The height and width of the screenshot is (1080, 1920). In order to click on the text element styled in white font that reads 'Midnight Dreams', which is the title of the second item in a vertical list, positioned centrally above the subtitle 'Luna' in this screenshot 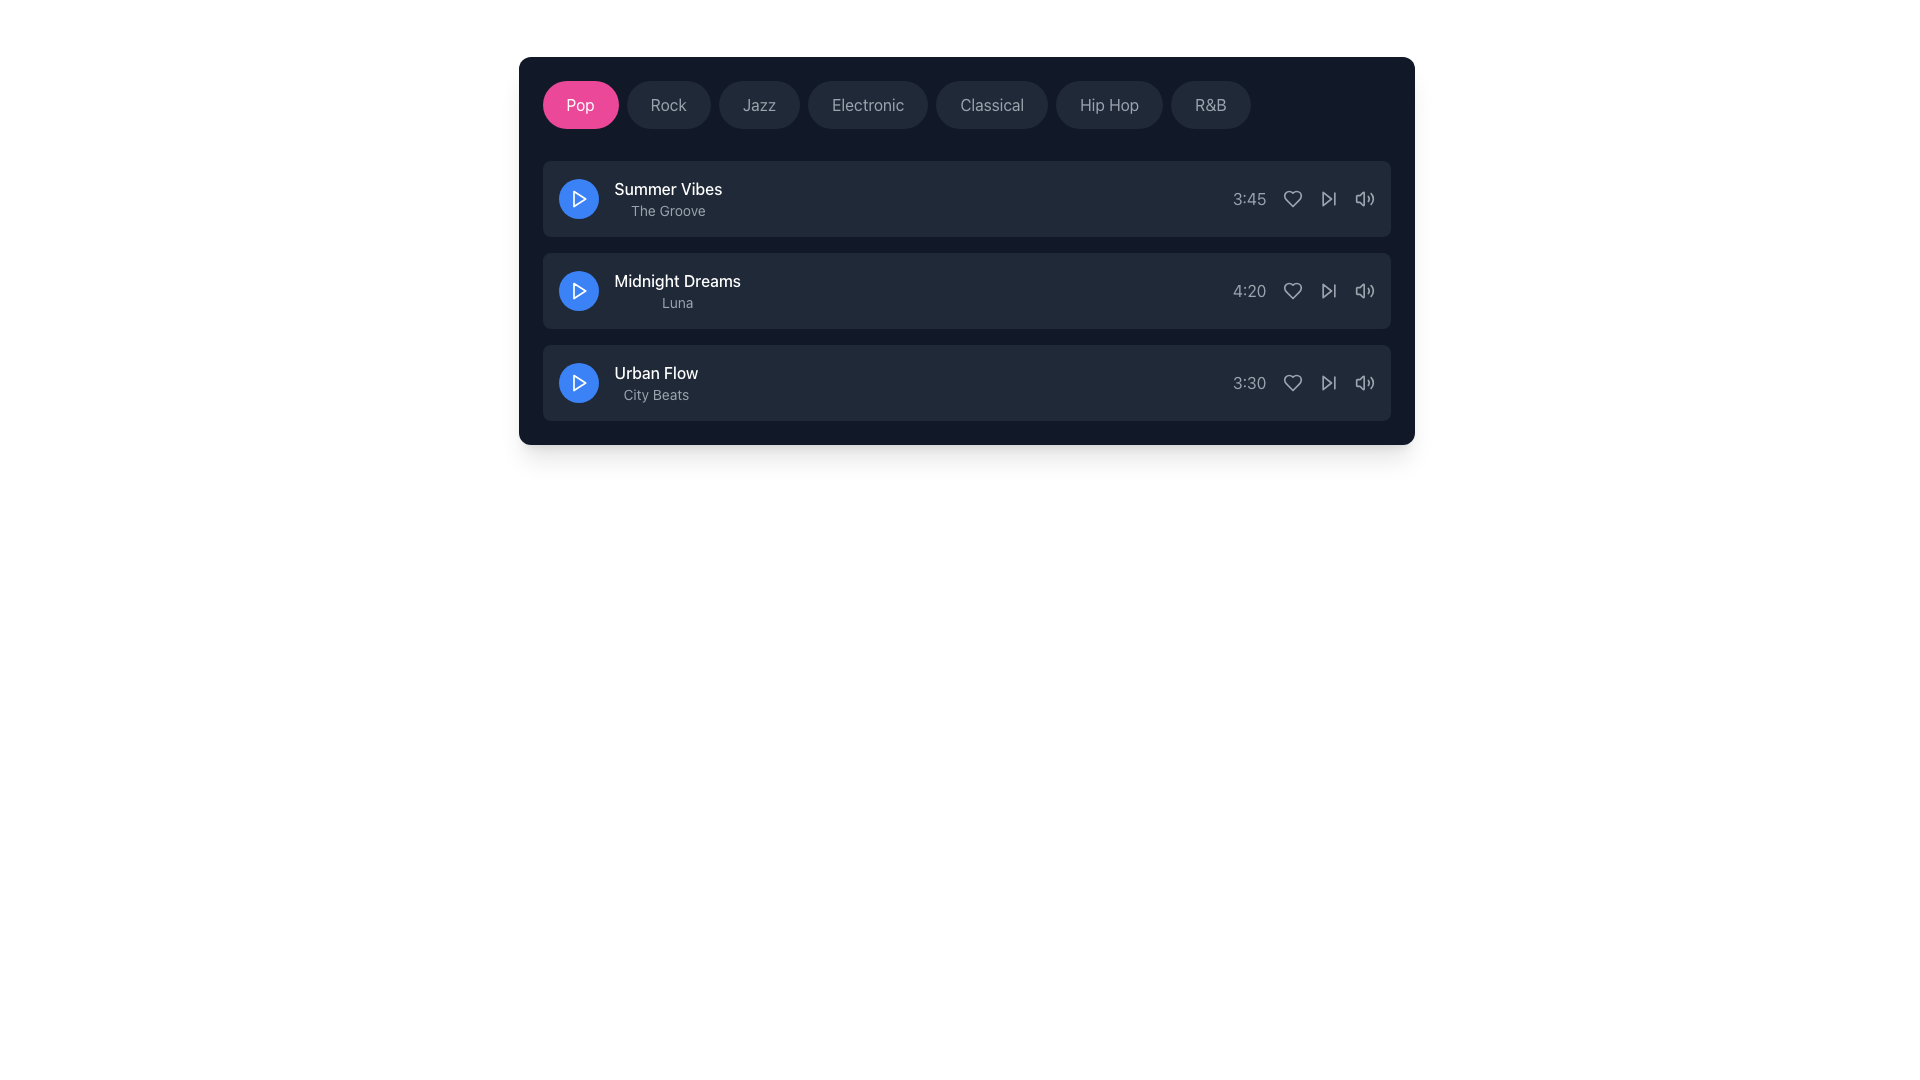, I will do `click(677, 281)`.